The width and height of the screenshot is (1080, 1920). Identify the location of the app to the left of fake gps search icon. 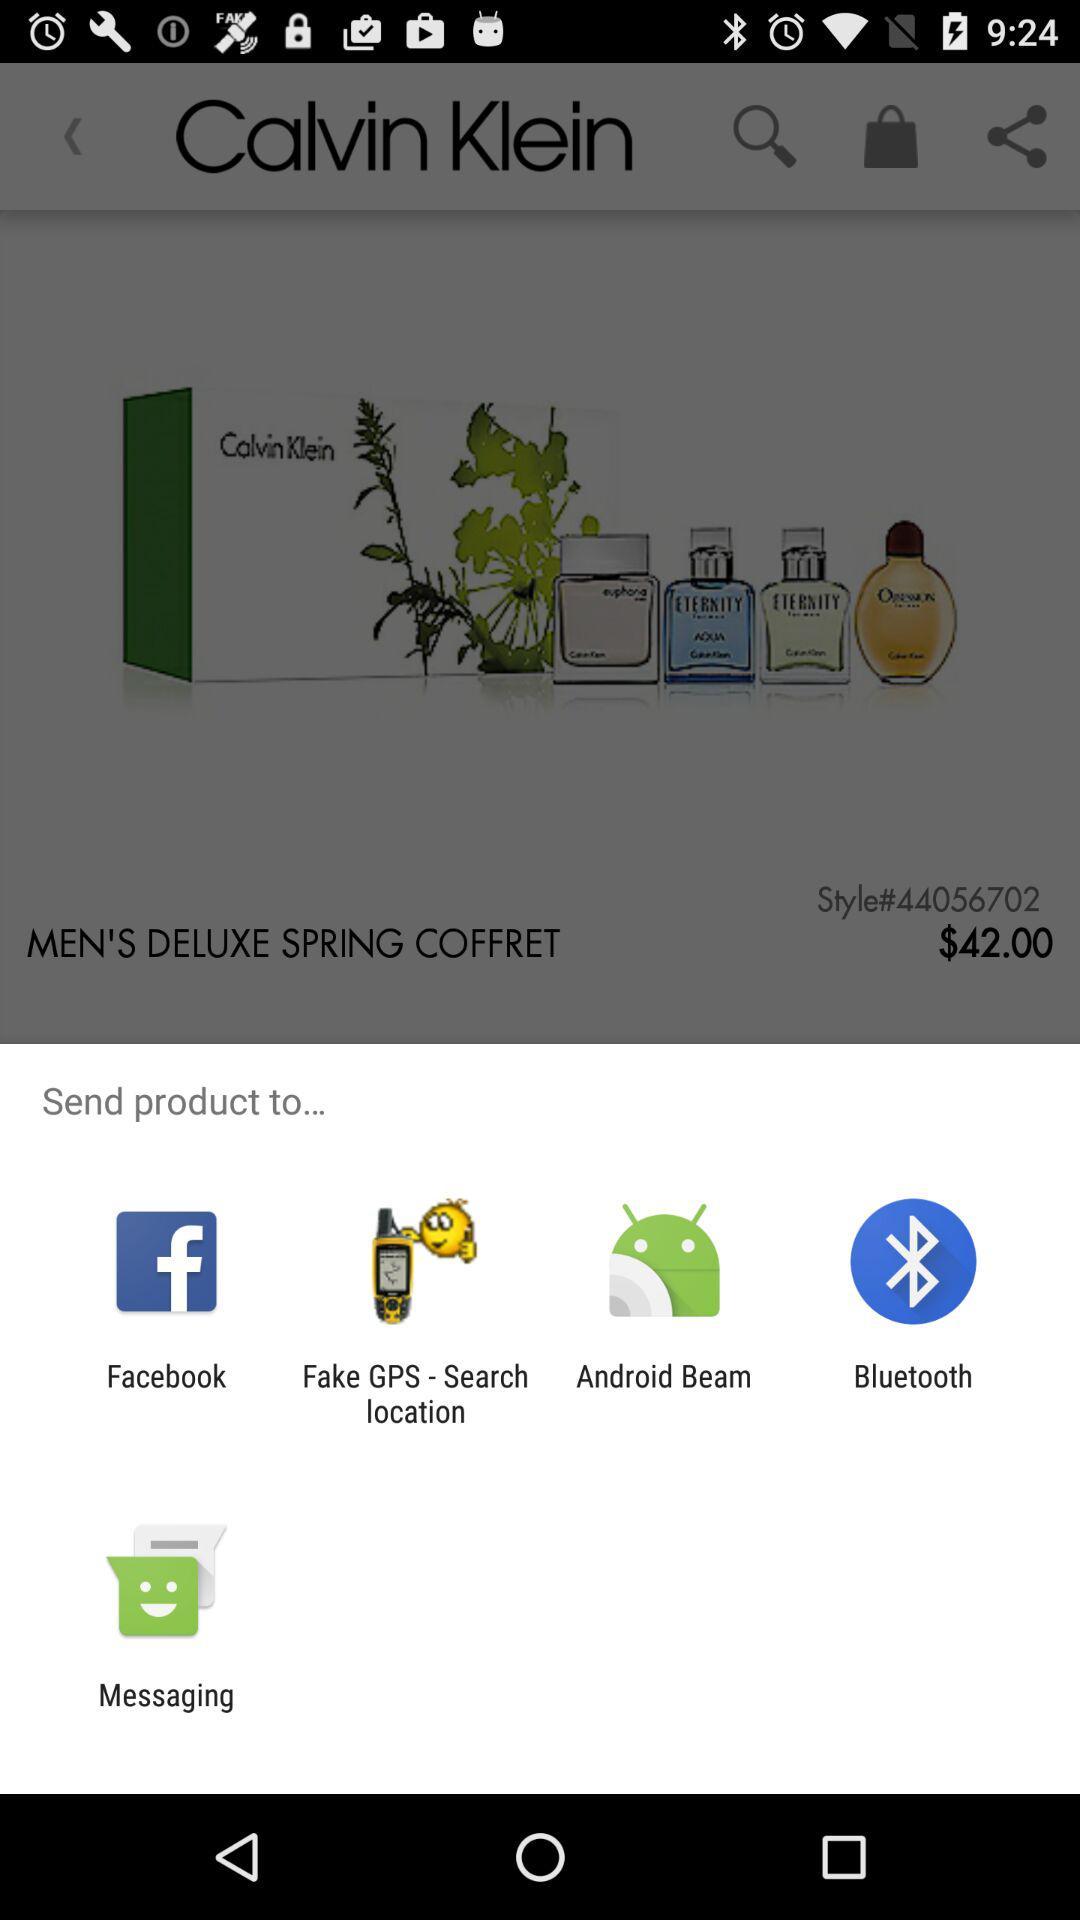
(165, 1392).